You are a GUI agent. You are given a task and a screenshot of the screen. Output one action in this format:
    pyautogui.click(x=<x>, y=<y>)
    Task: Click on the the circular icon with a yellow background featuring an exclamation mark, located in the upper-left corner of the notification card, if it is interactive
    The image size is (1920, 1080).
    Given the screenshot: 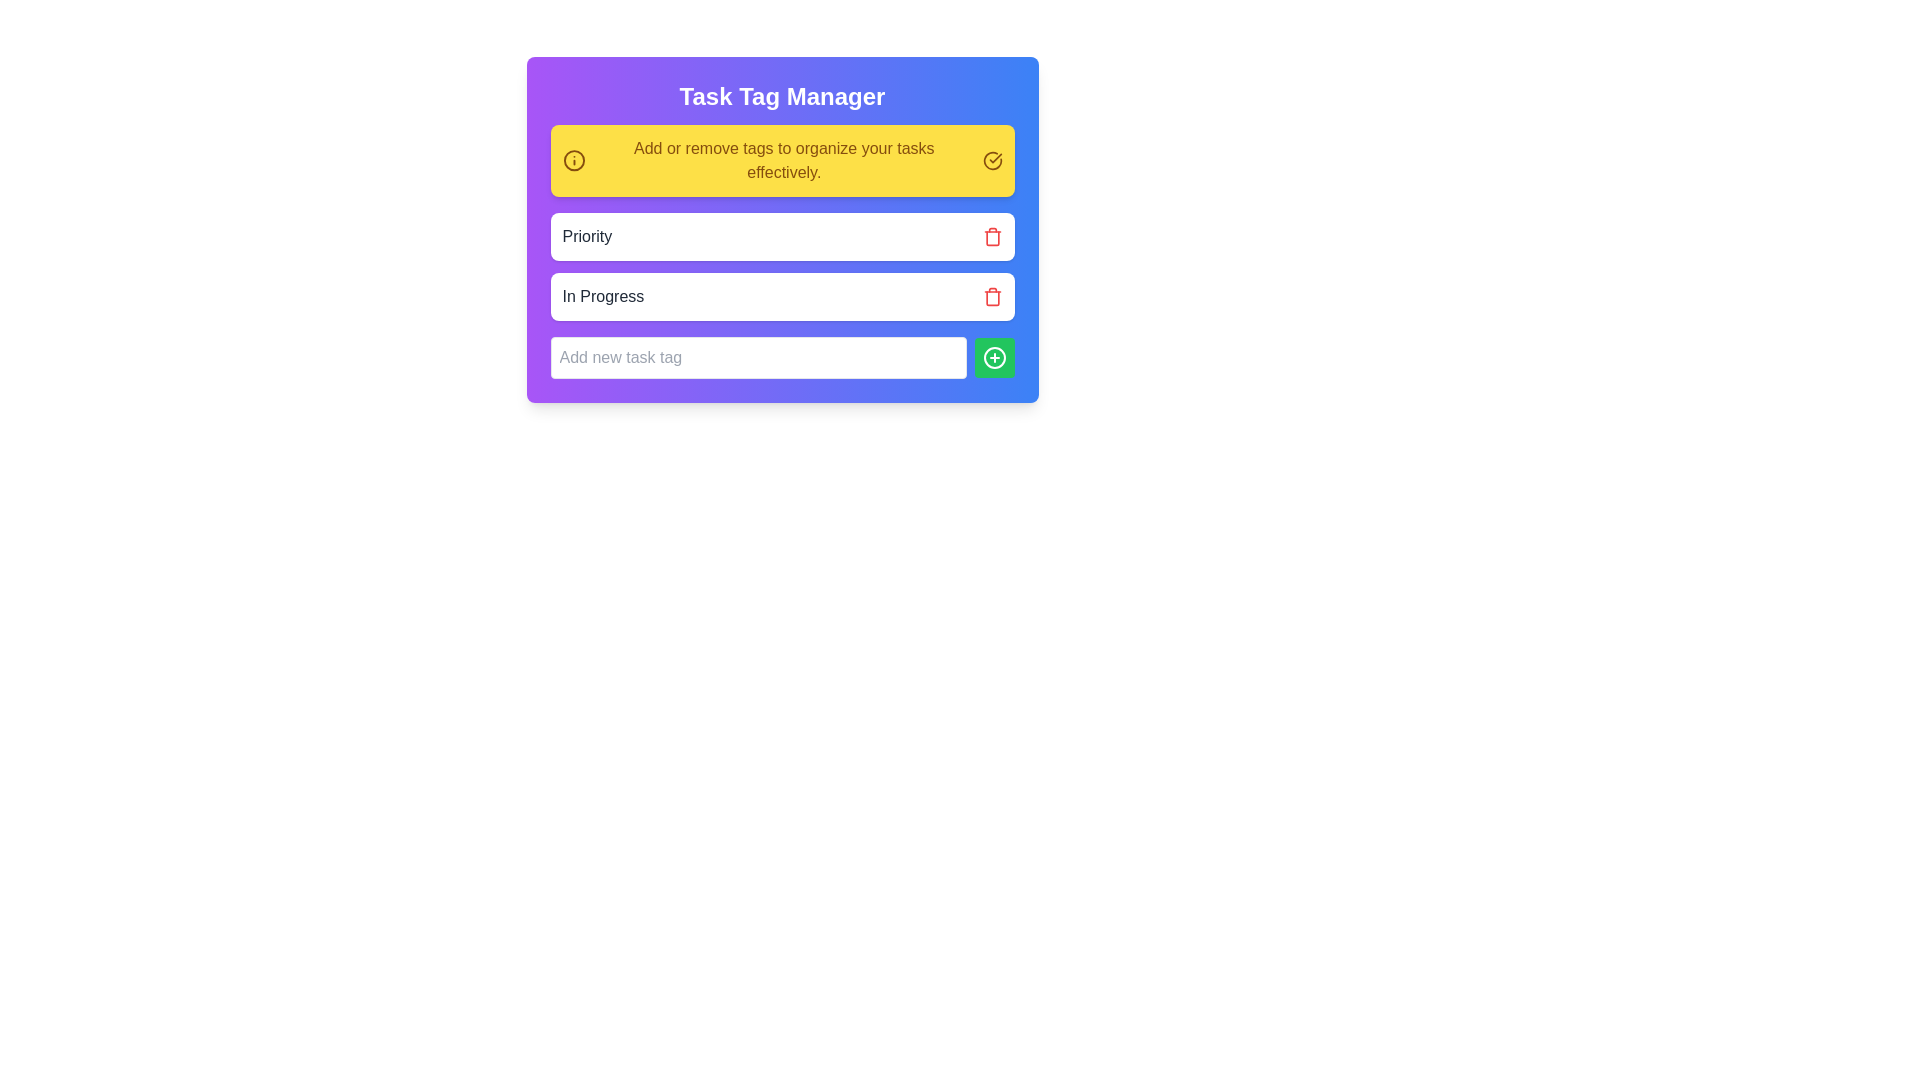 What is the action you would take?
    pyautogui.click(x=573, y=160)
    